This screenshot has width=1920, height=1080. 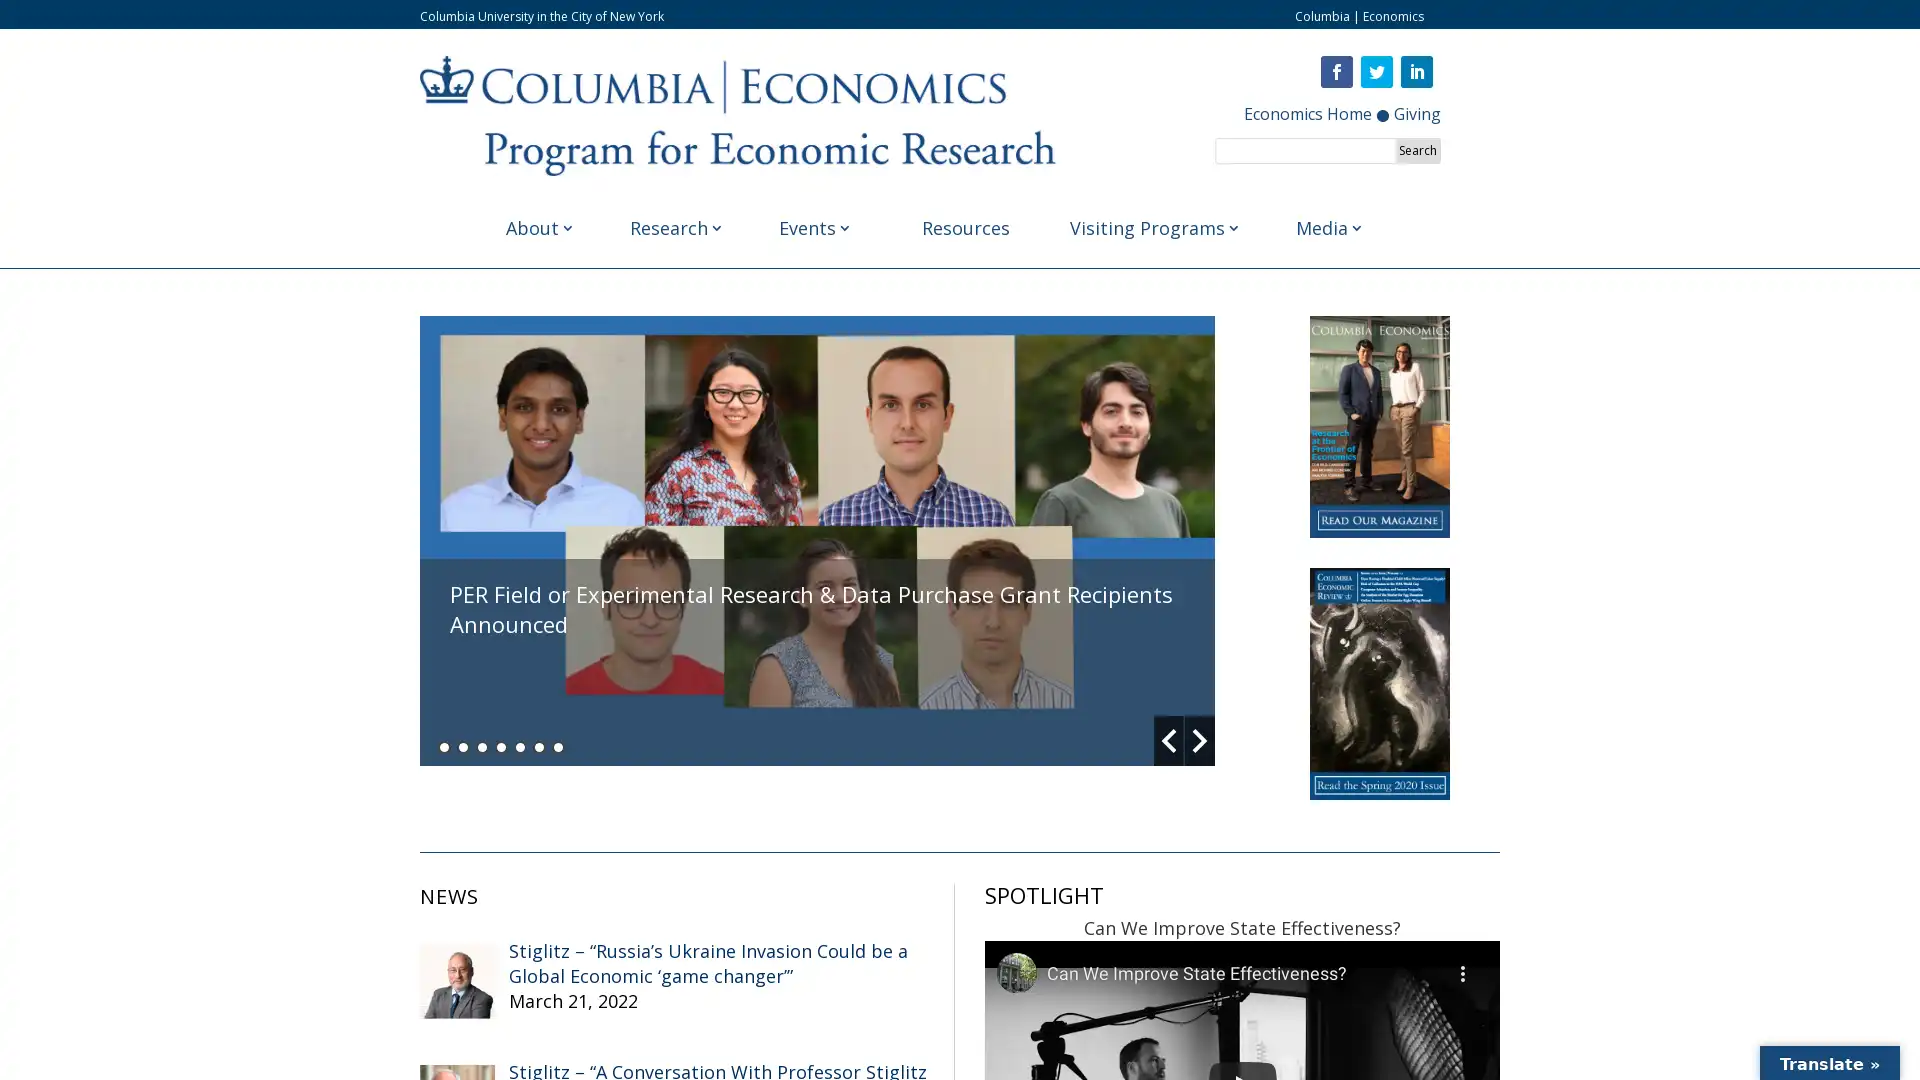 I want to click on 6, so click(x=539, y=746).